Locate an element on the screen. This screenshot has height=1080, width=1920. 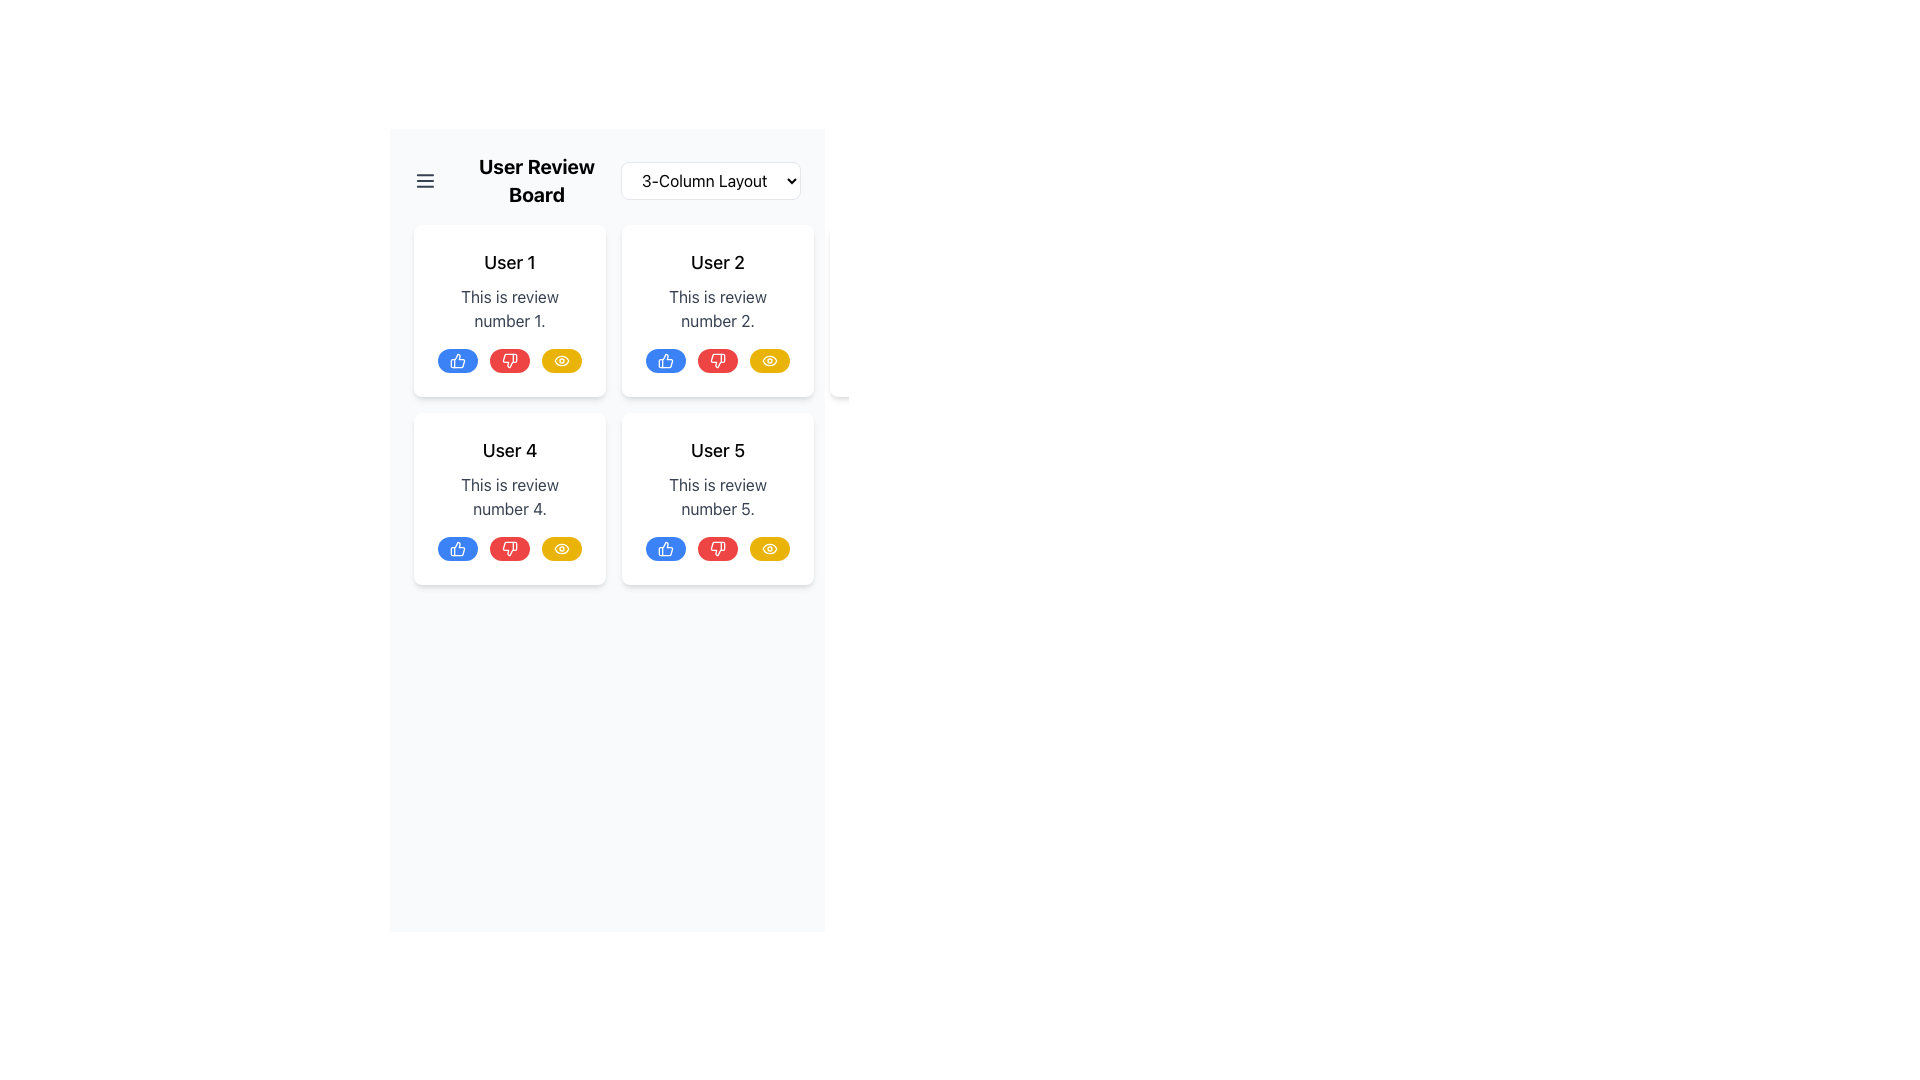
the button located in the bottom-right corner of the card for 'User 1' is located at coordinates (560, 361).